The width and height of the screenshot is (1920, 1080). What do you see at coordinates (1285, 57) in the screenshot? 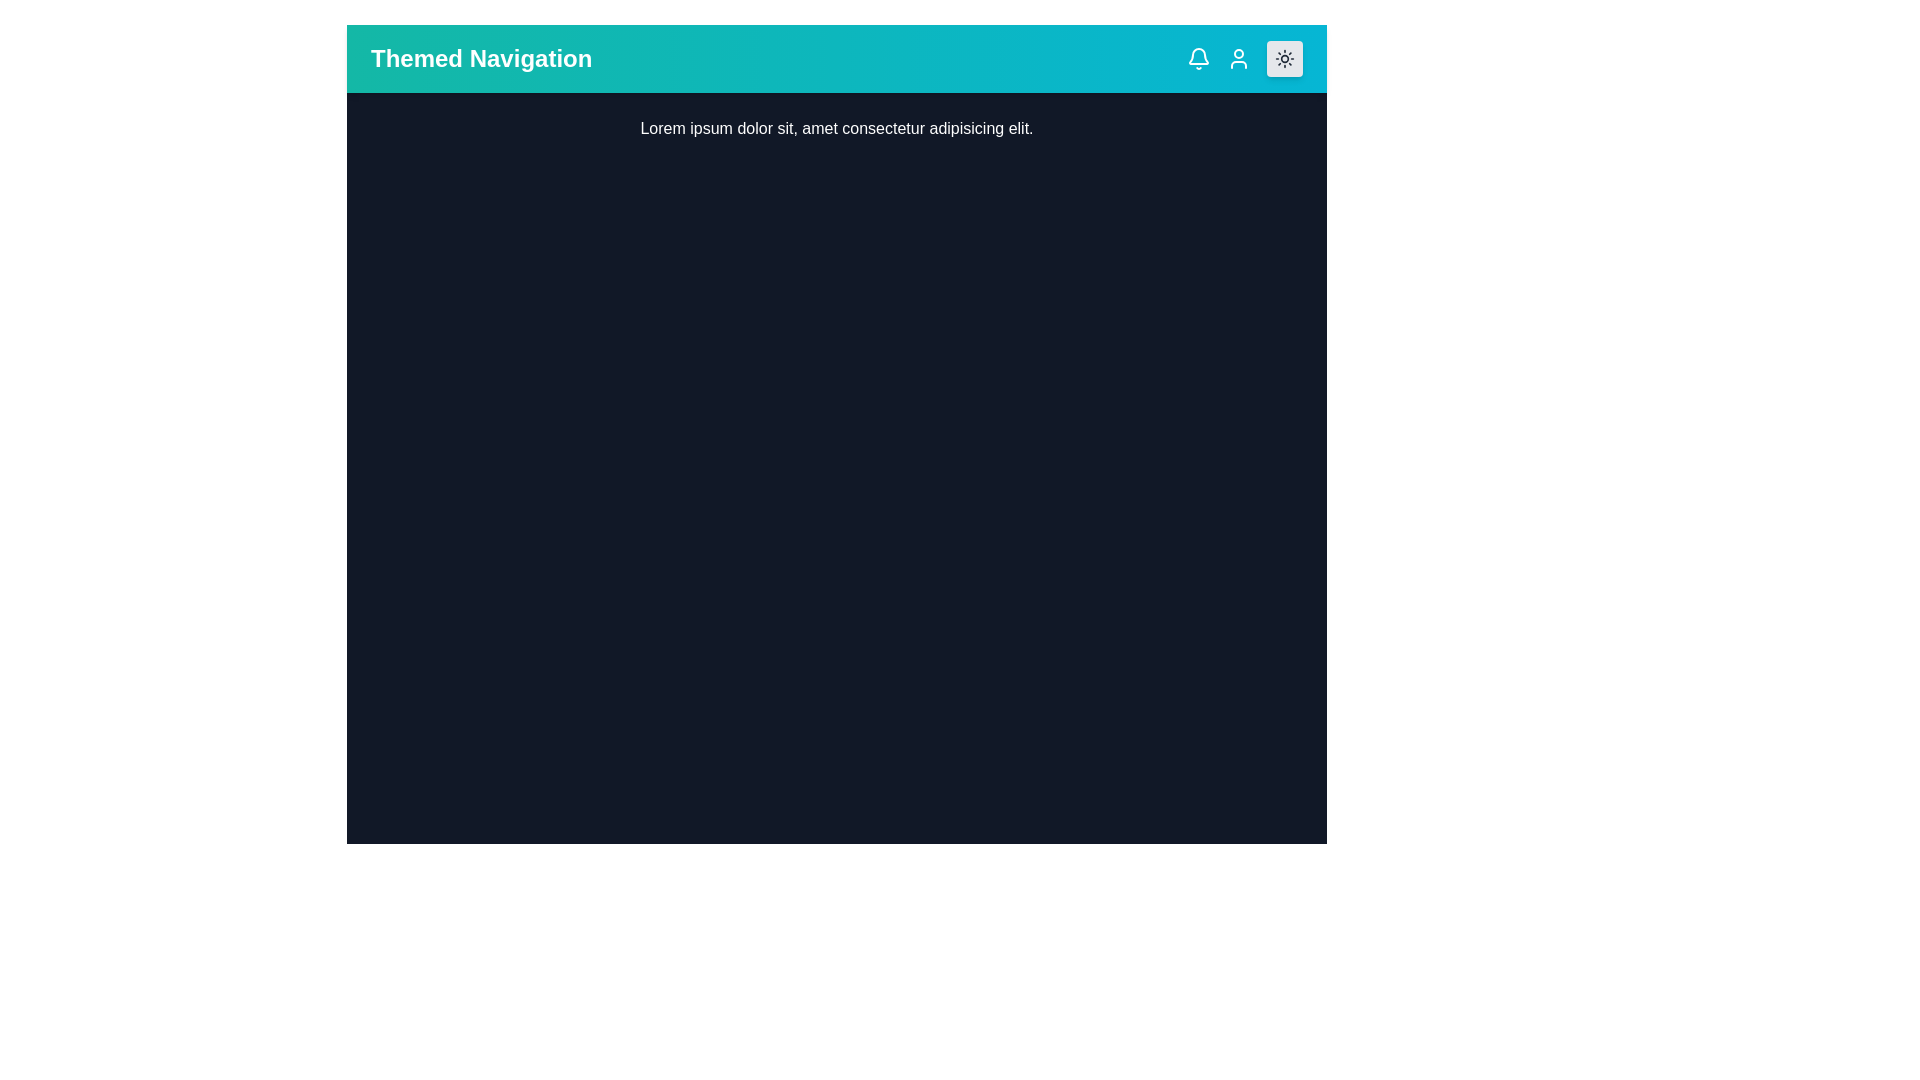
I see `the button with the sun or moon icon to toggle the theme` at bounding box center [1285, 57].